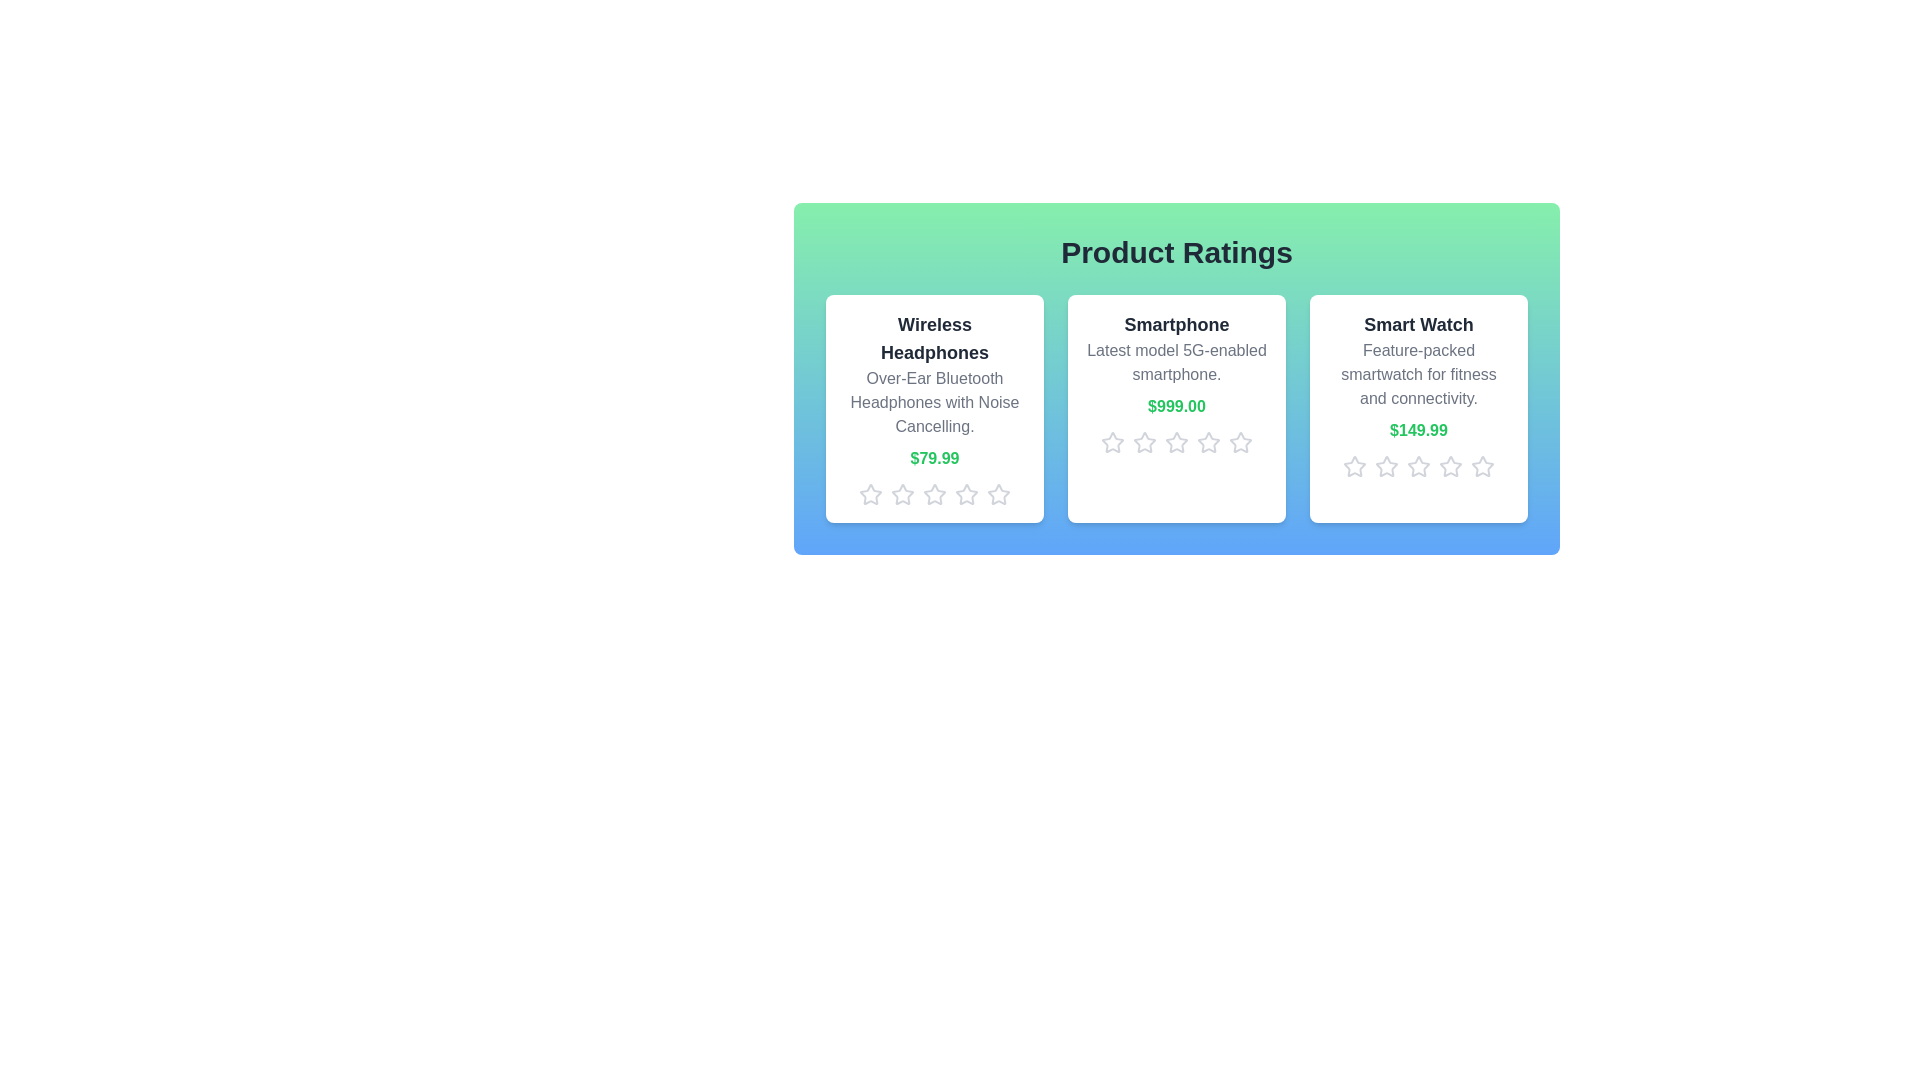  What do you see at coordinates (1386, 466) in the screenshot?
I see `the star icon corresponding to 2 stars for the product Smart Watch` at bounding box center [1386, 466].